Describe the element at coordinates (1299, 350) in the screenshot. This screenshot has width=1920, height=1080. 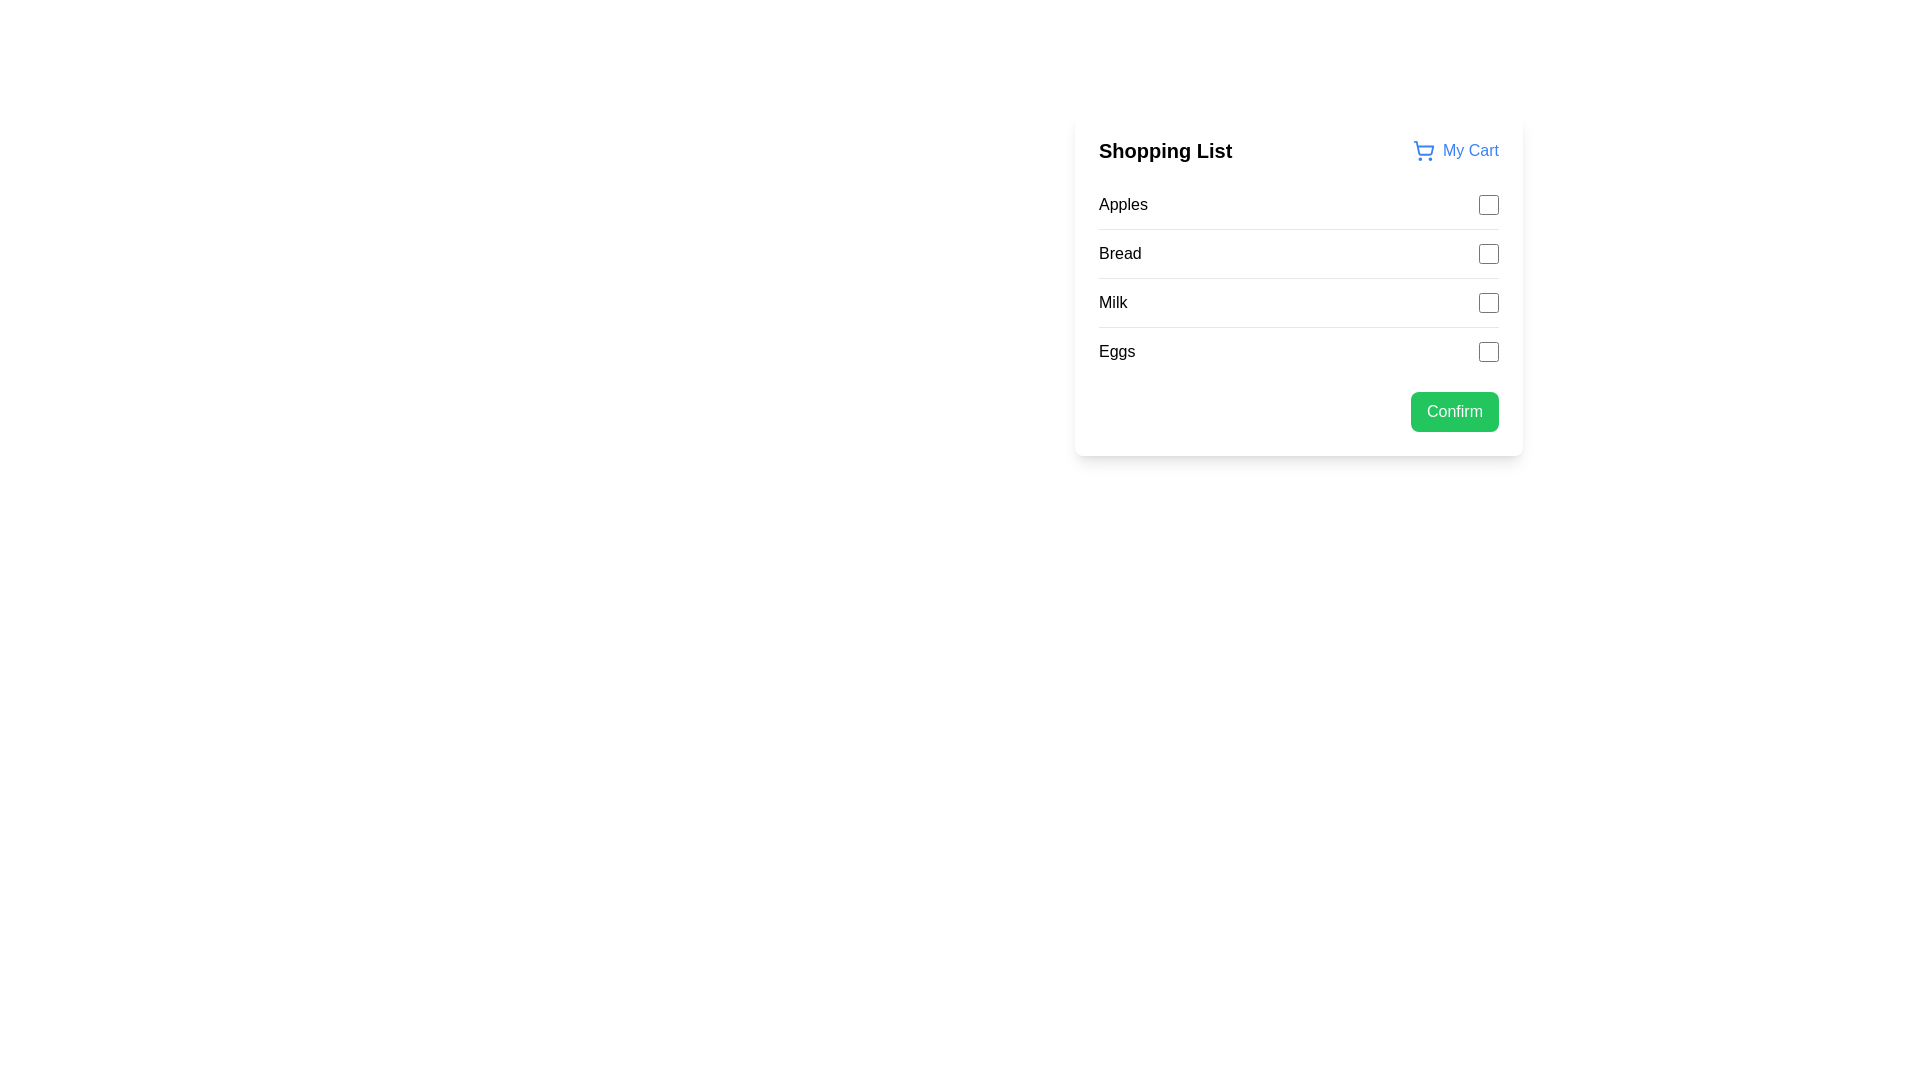
I see `the list item labeled 'Eggs' in the 'Shopping List' card, which is the fourth item in the vertical list` at that location.